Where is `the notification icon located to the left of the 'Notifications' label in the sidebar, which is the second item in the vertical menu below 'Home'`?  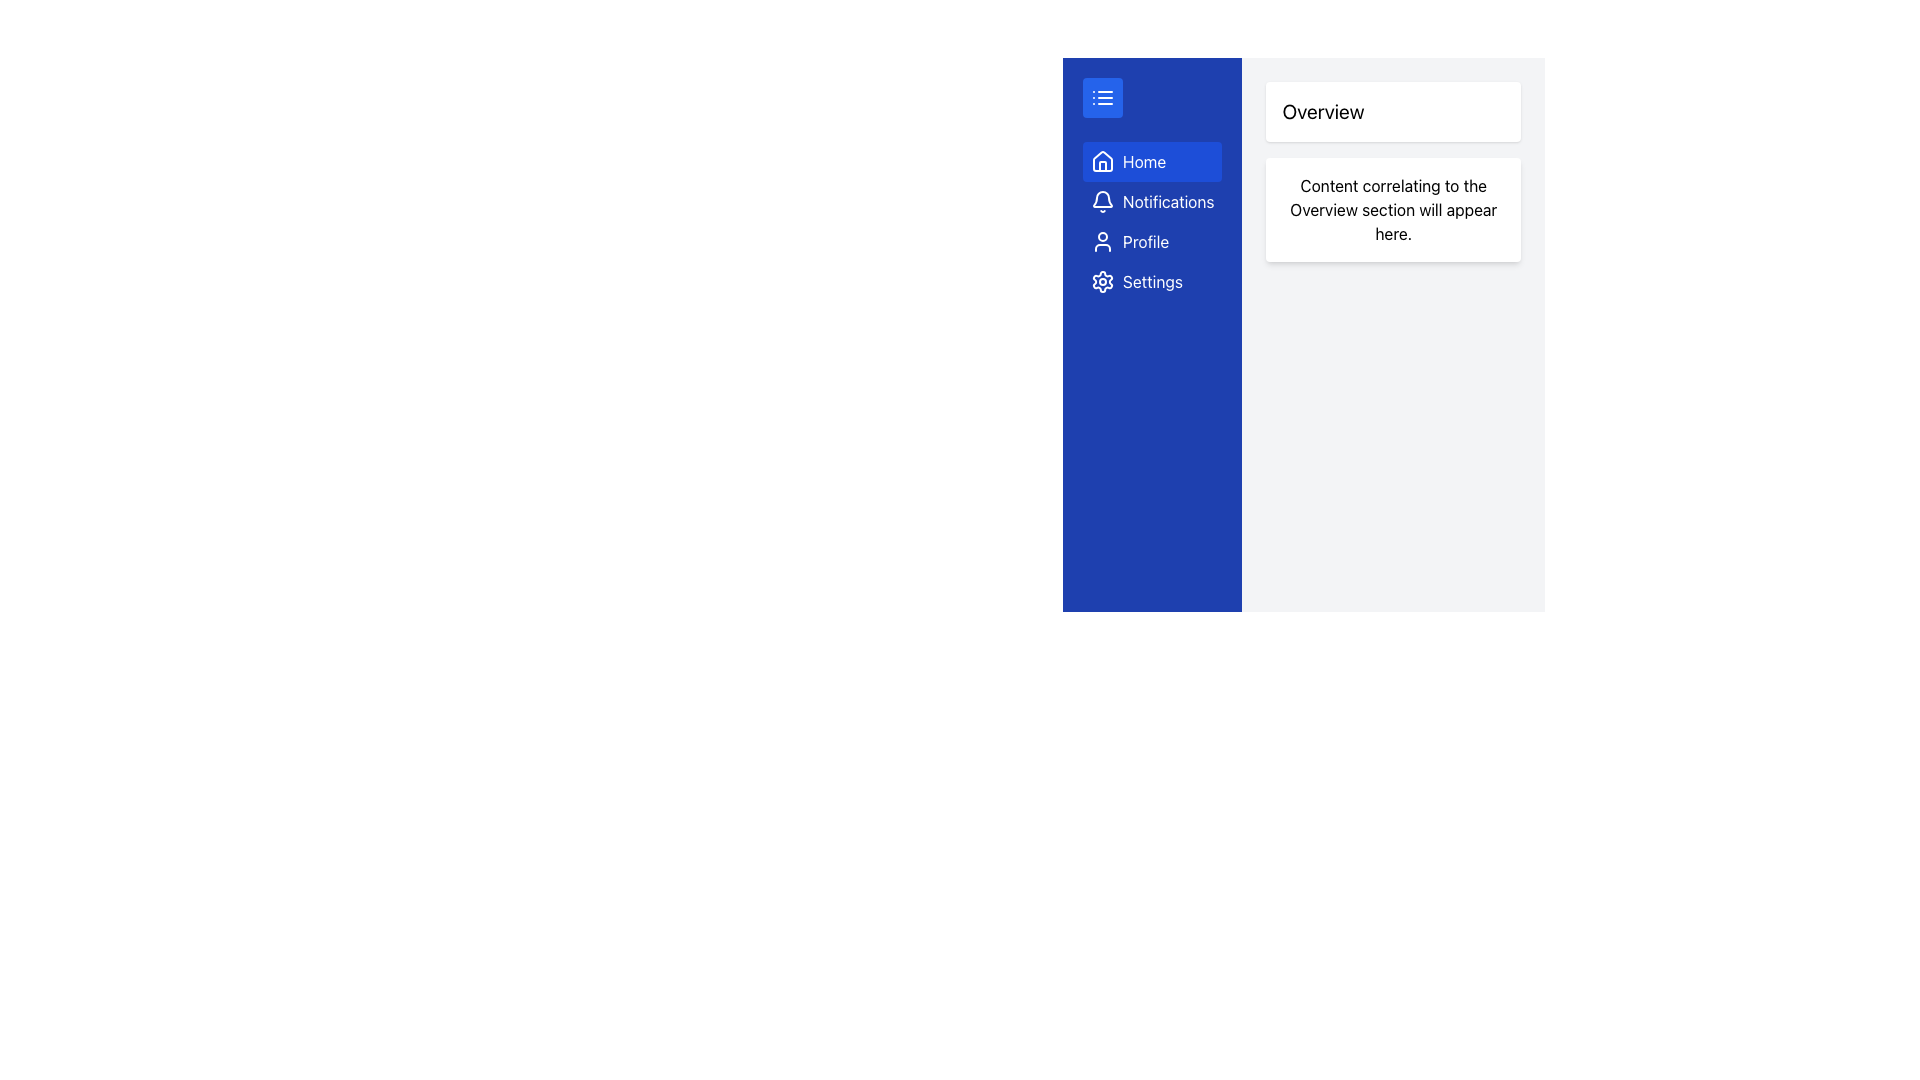 the notification icon located to the left of the 'Notifications' label in the sidebar, which is the second item in the vertical menu below 'Home' is located at coordinates (1102, 201).